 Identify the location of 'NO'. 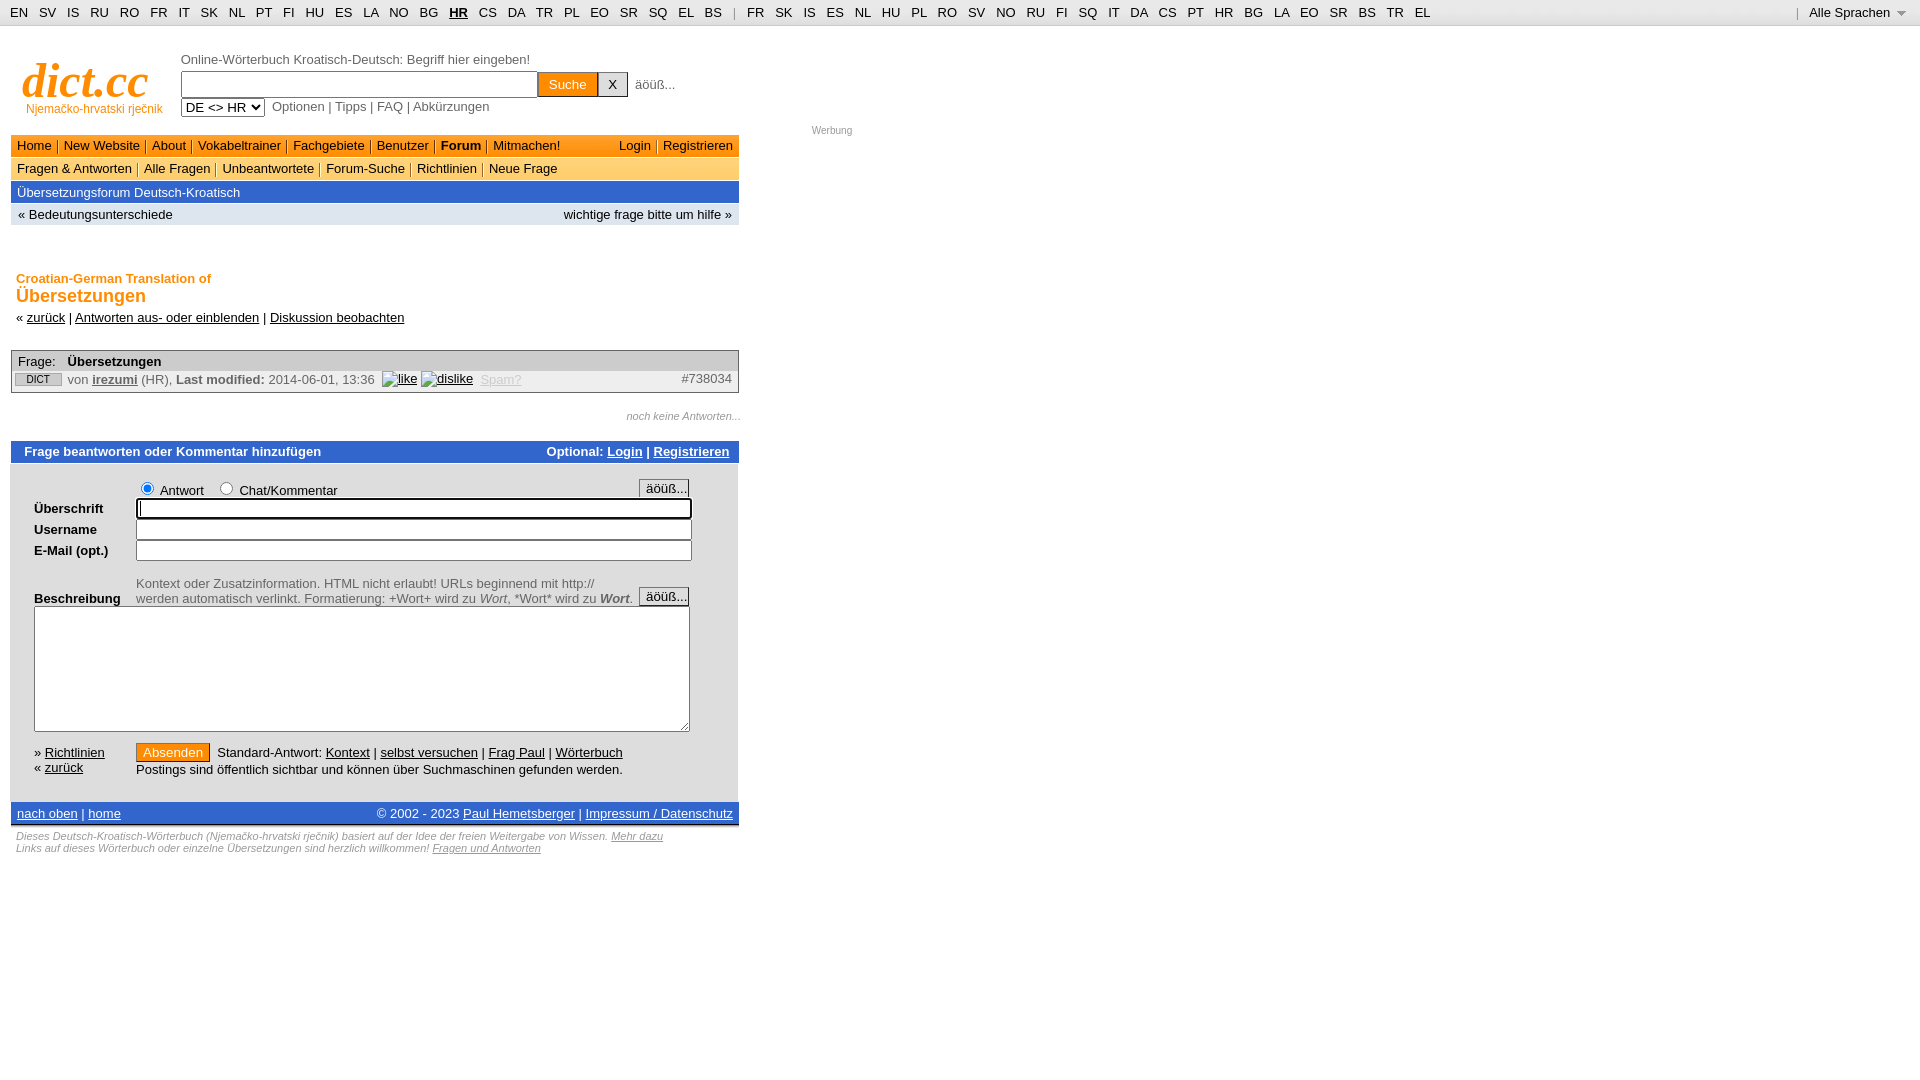
(1006, 12).